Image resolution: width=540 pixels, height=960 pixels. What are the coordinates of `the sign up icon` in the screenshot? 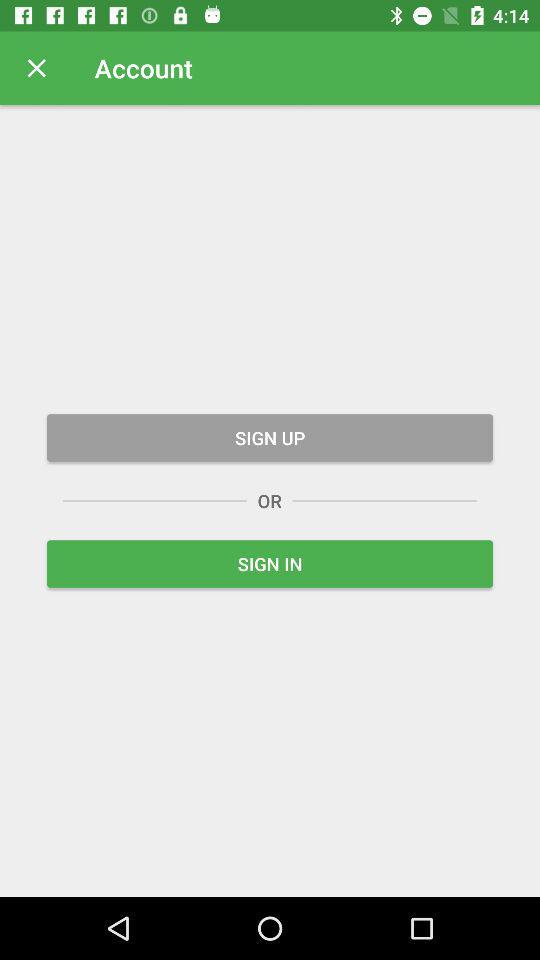 It's located at (270, 437).